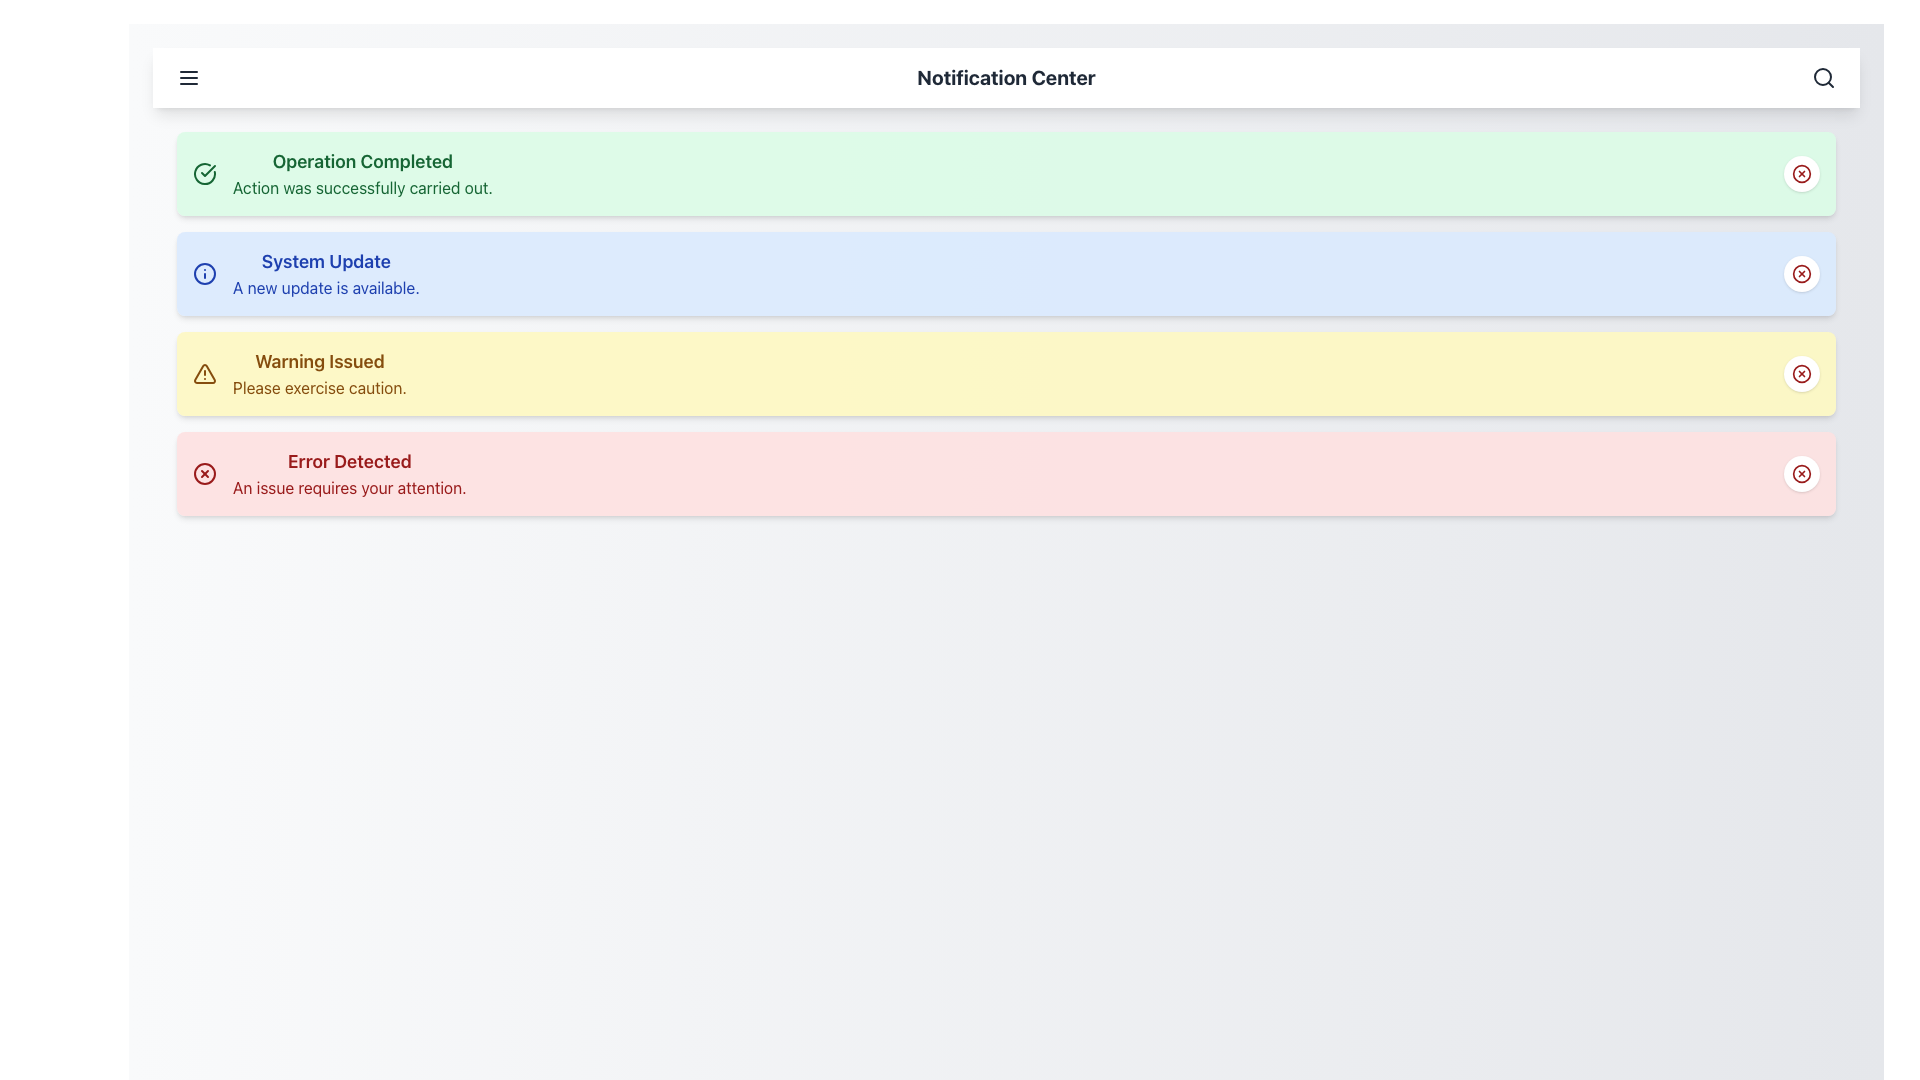 Image resolution: width=1920 pixels, height=1080 pixels. I want to click on the circular button with a red border and a red 'X' symbol located at the far right of the notification bar labeled 'Error Detected', so click(1801, 474).